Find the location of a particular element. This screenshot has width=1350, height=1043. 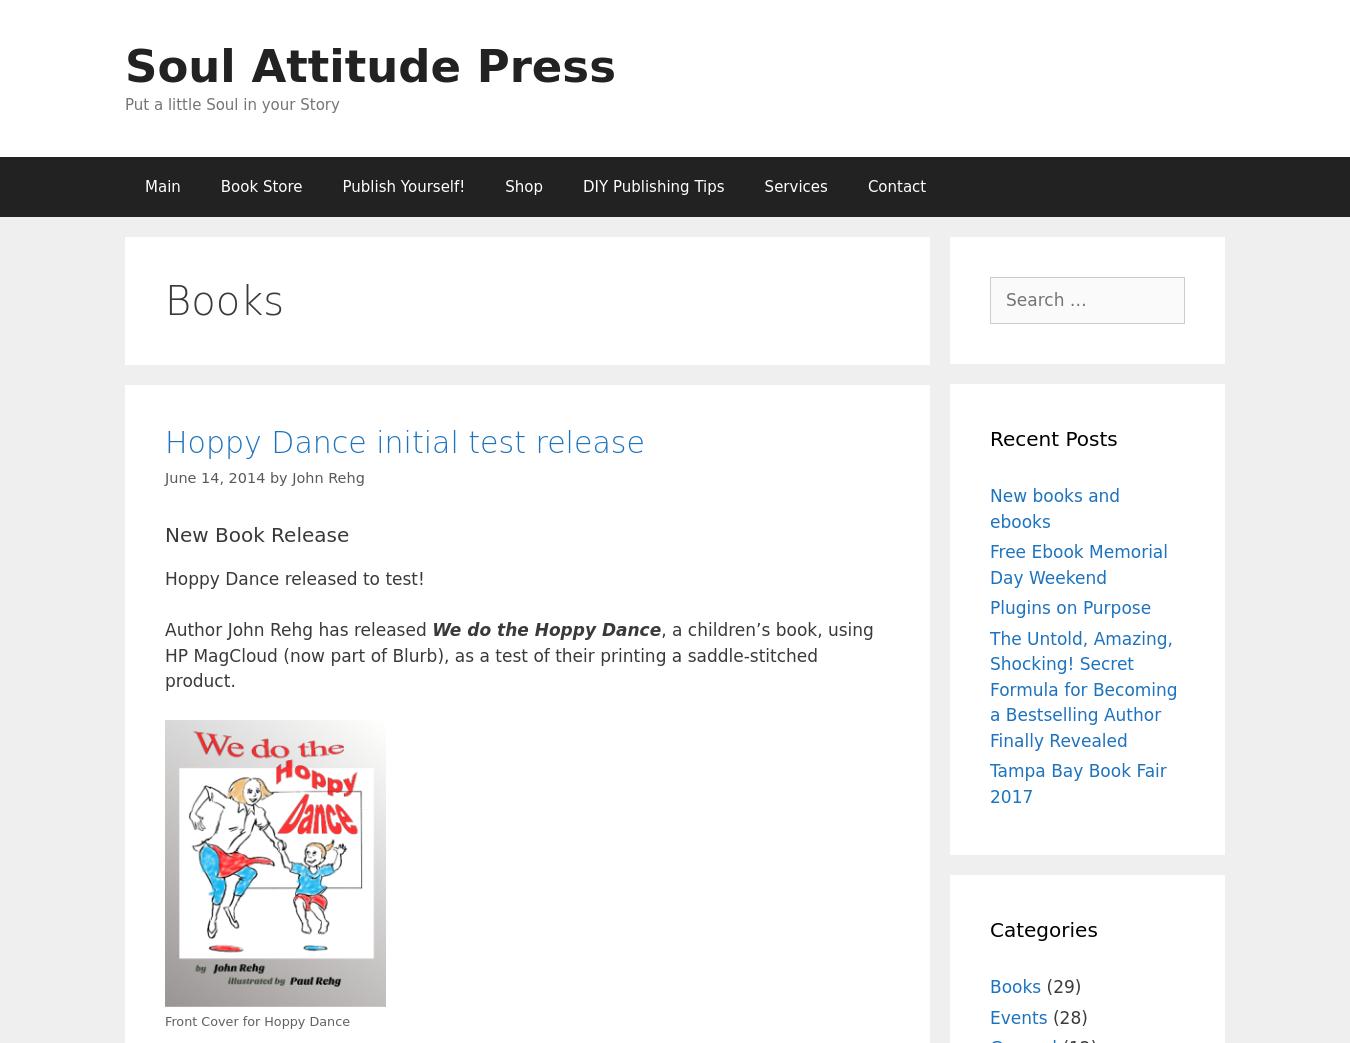

'John Rehg' is located at coordinates (327, 475).